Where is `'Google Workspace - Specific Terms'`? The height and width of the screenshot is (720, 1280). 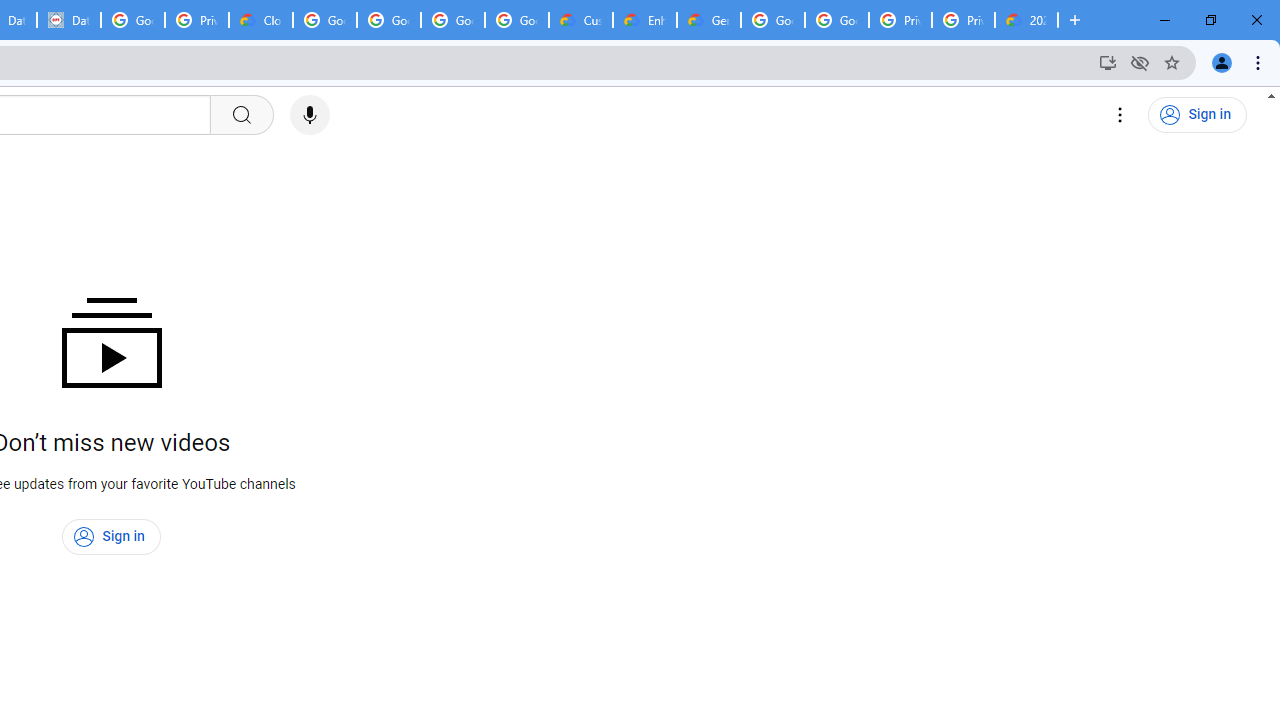
'Google Workspace - Specific Terms' is located at coordinates (517, 20).